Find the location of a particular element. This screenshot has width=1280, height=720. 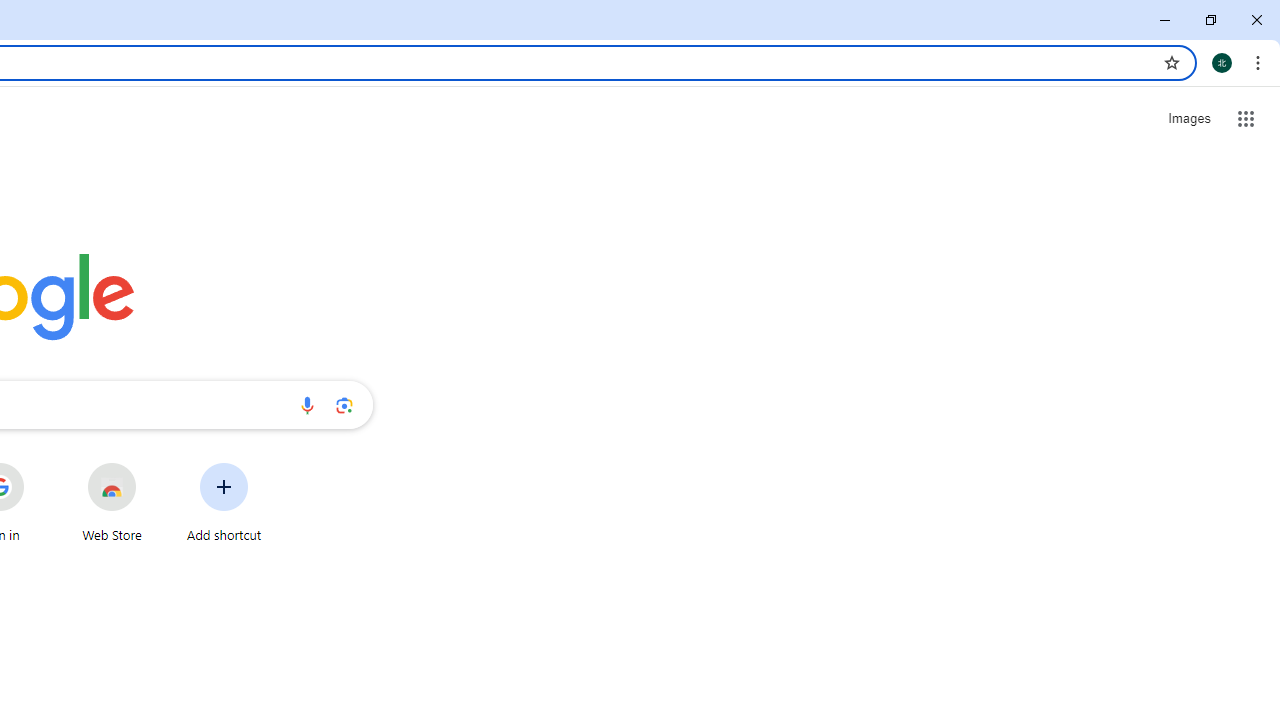

'More actions for Web Store shortcut' is located at coordinates (151, 464).